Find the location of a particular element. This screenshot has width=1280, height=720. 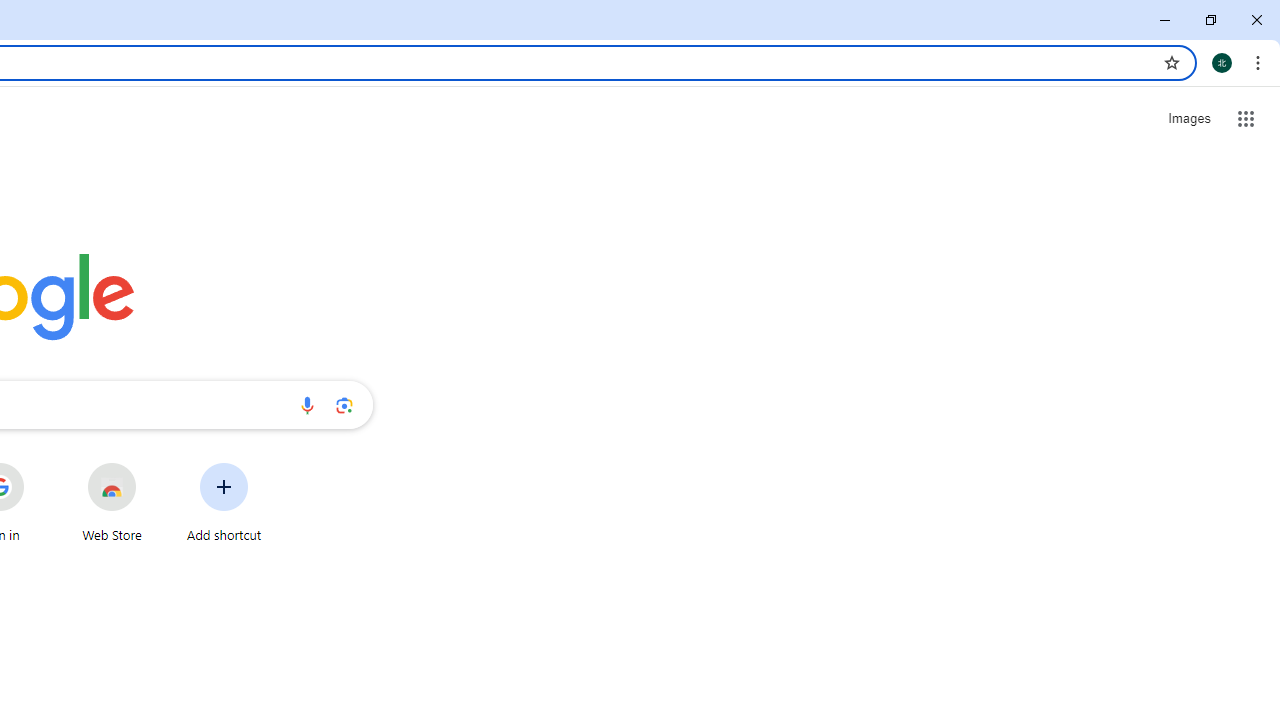

'More actions for Web Store shortcut' is located at coordinates (151, 464).